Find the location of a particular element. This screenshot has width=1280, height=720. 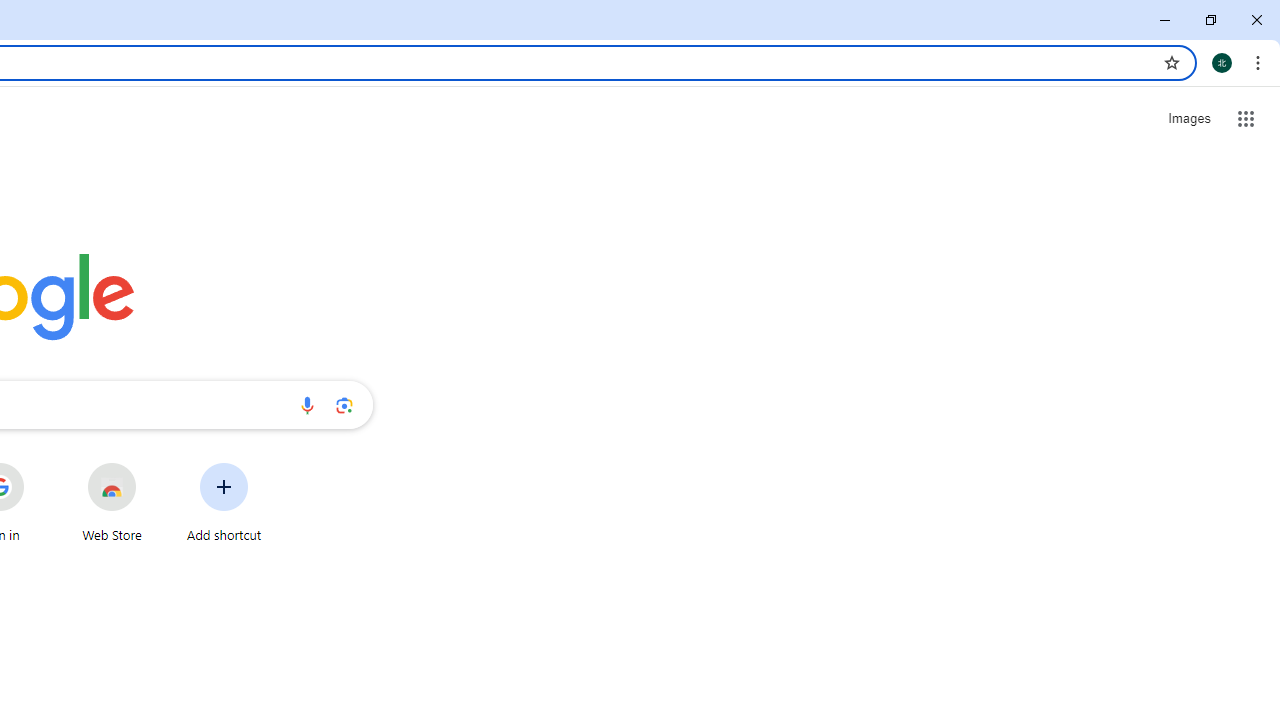

'More actions for Web Store shortcut' is located at coordinates (151, 464).